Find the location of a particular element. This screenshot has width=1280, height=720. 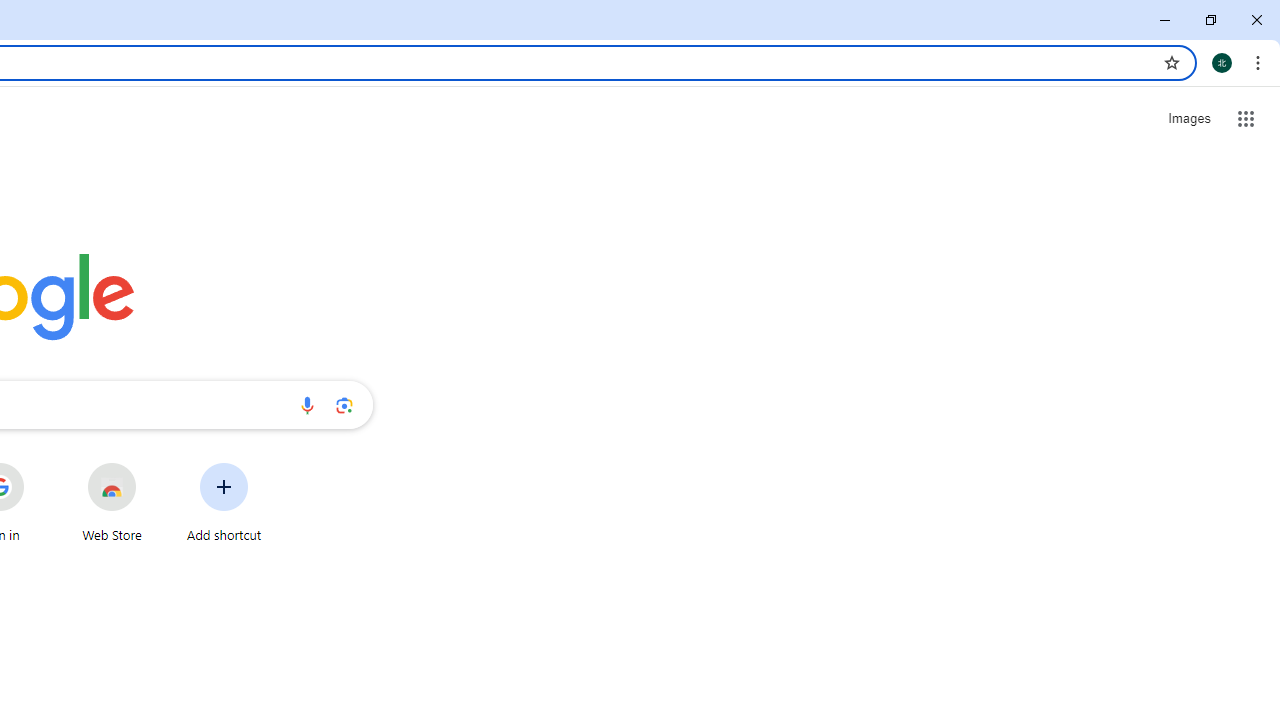

'More actions for Web Store shortcut' is located at coordinates (151, 464).